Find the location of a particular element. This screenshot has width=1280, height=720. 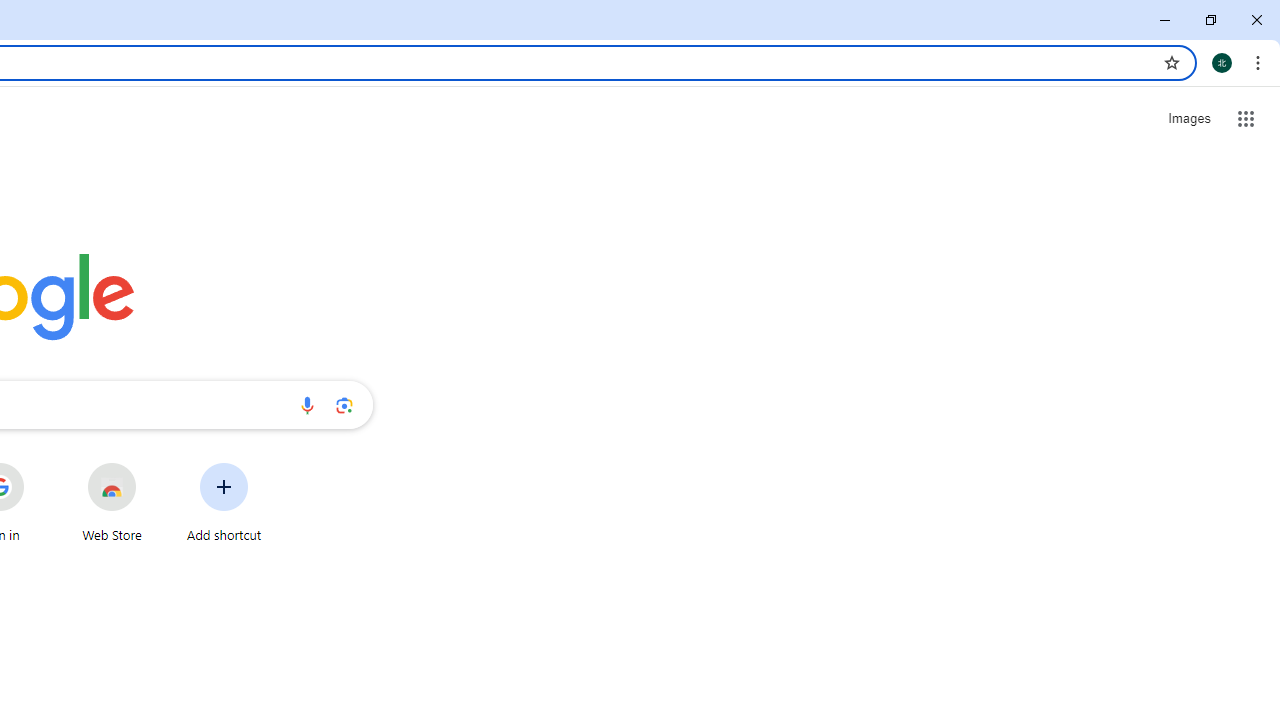

'More actions for Web Store shortcut' is located at coordinates (151, 464).